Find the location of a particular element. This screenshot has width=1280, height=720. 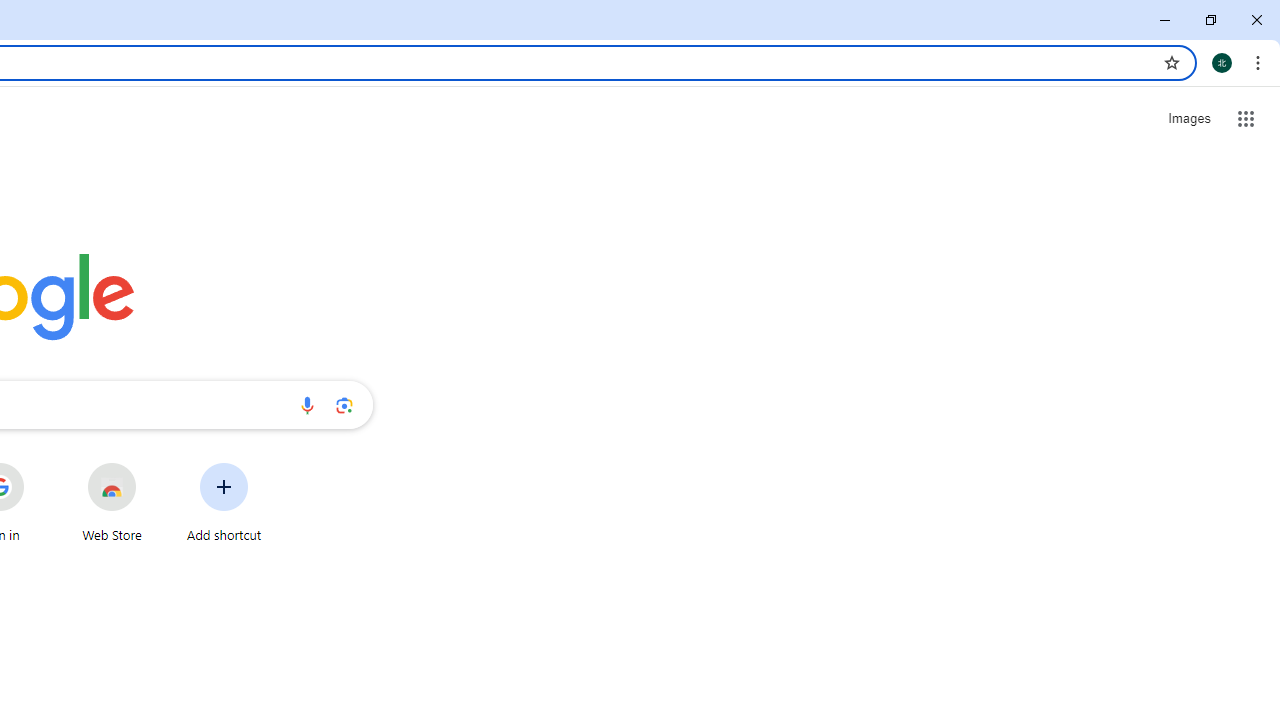

'More actions for Web Store shortcut' is located at coordinates (151, 464).